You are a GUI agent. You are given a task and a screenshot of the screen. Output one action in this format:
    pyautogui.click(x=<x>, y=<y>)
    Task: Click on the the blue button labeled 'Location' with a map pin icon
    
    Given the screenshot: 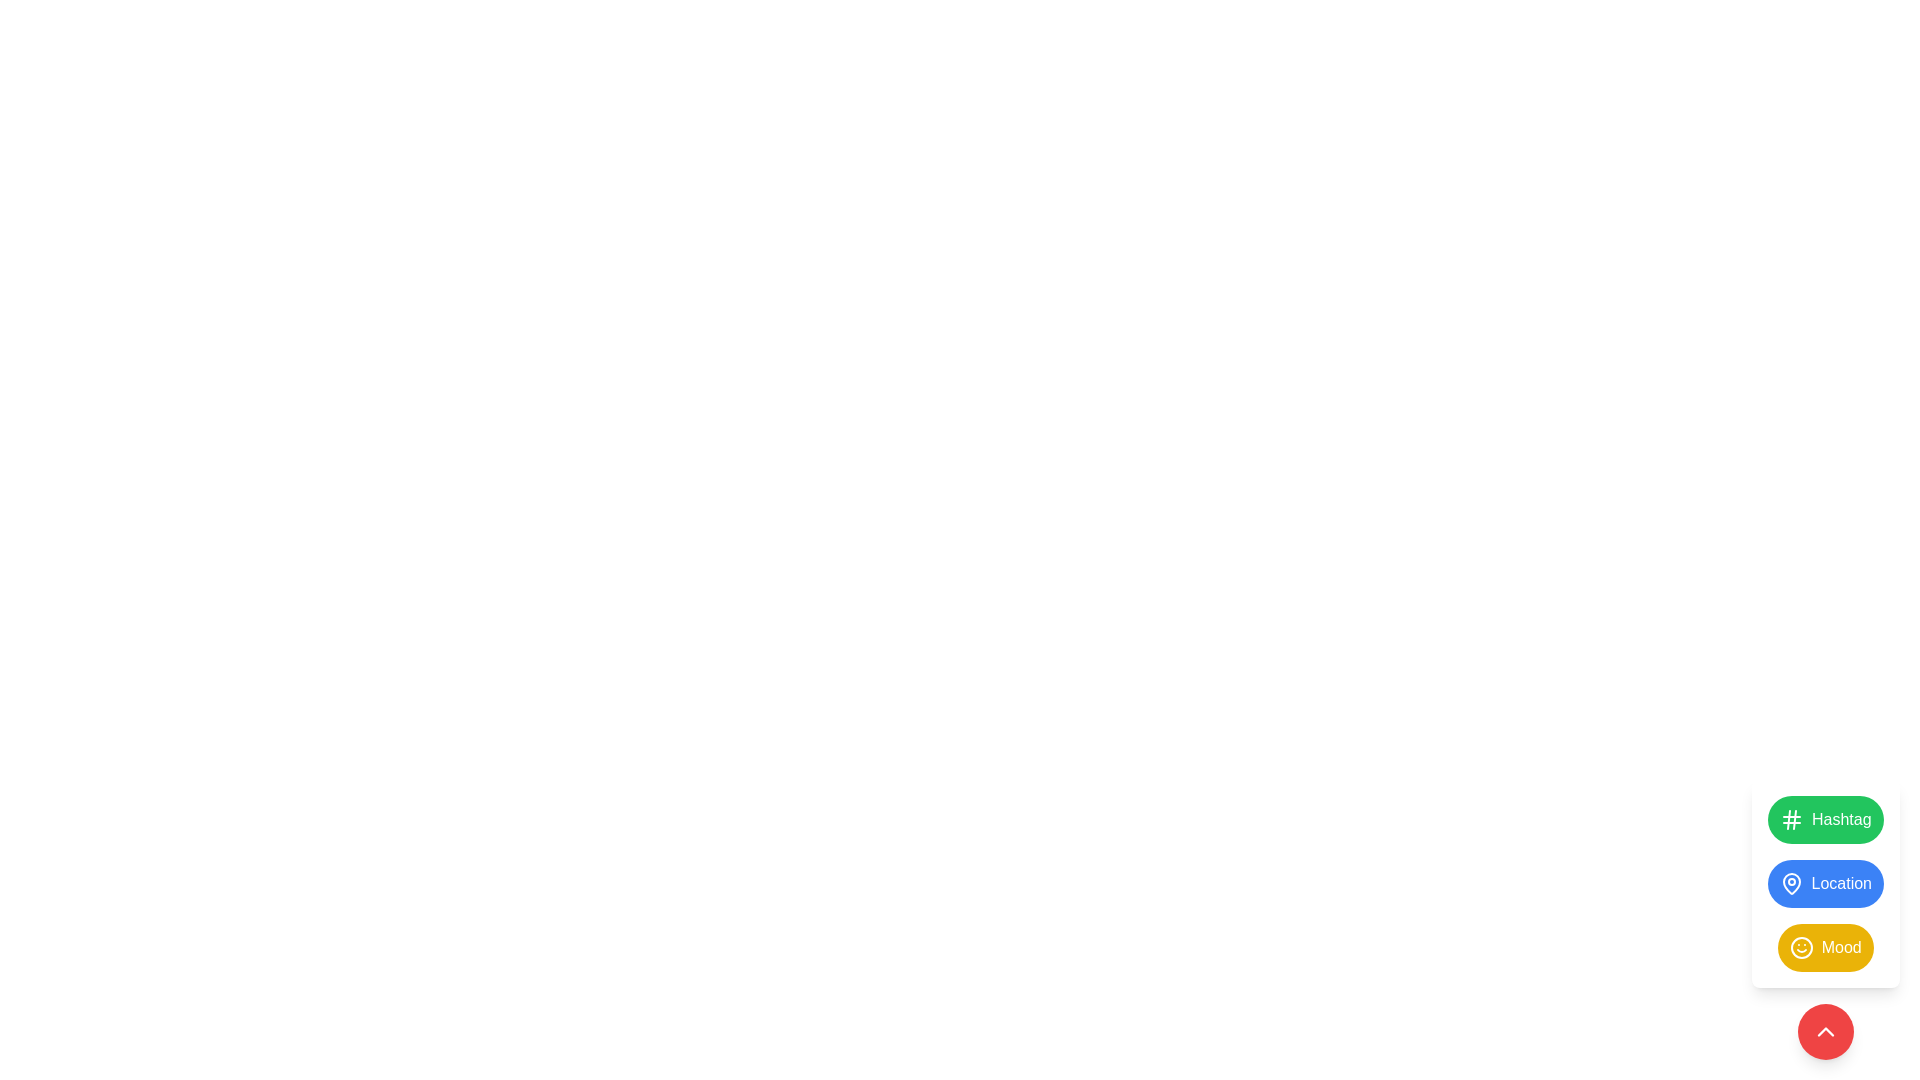 What is the action you would take?
    pyautogui.click(x=1825, y=882)
    